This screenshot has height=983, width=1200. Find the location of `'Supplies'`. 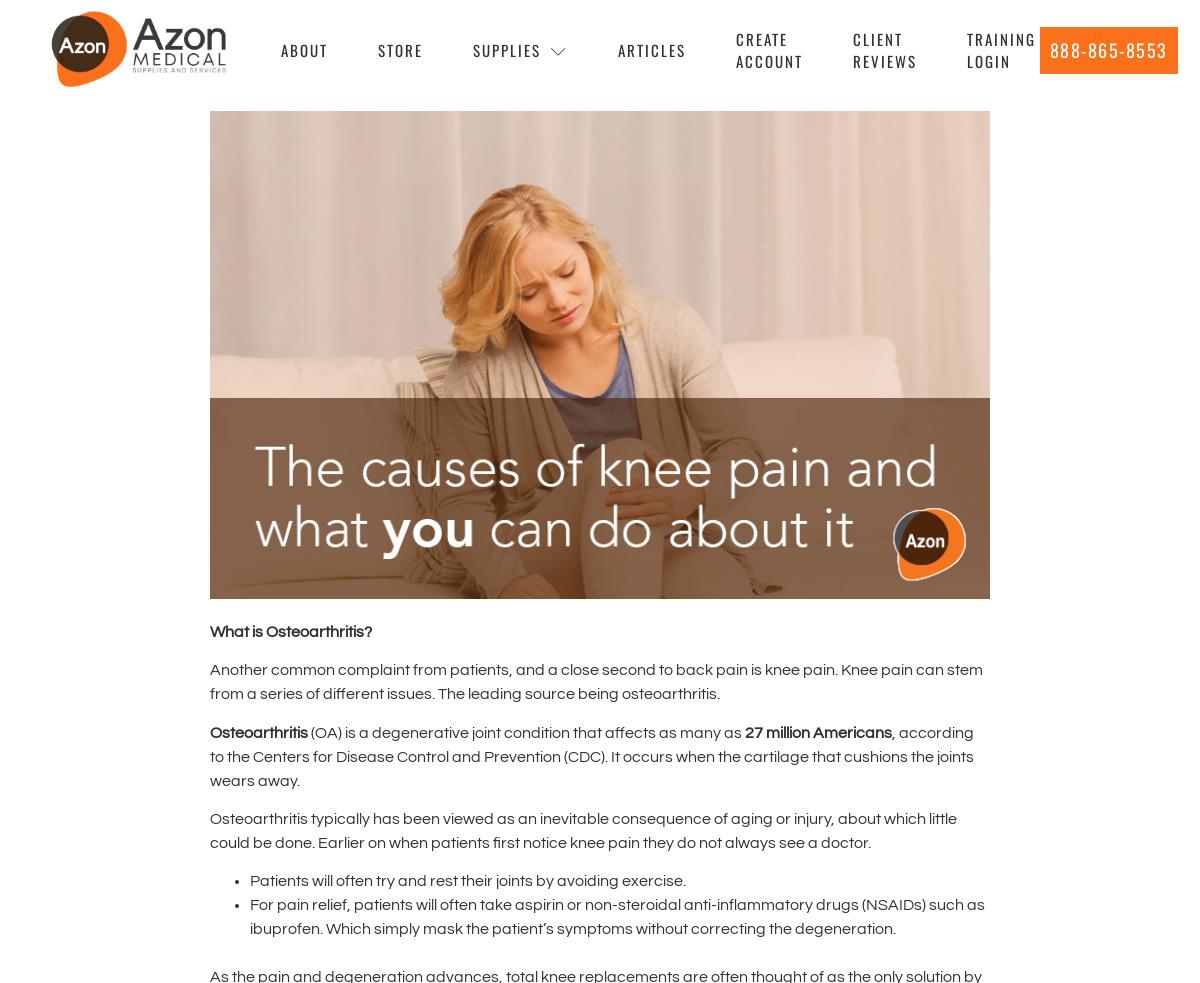

'Supplies' is located at coordinates (505, 47).